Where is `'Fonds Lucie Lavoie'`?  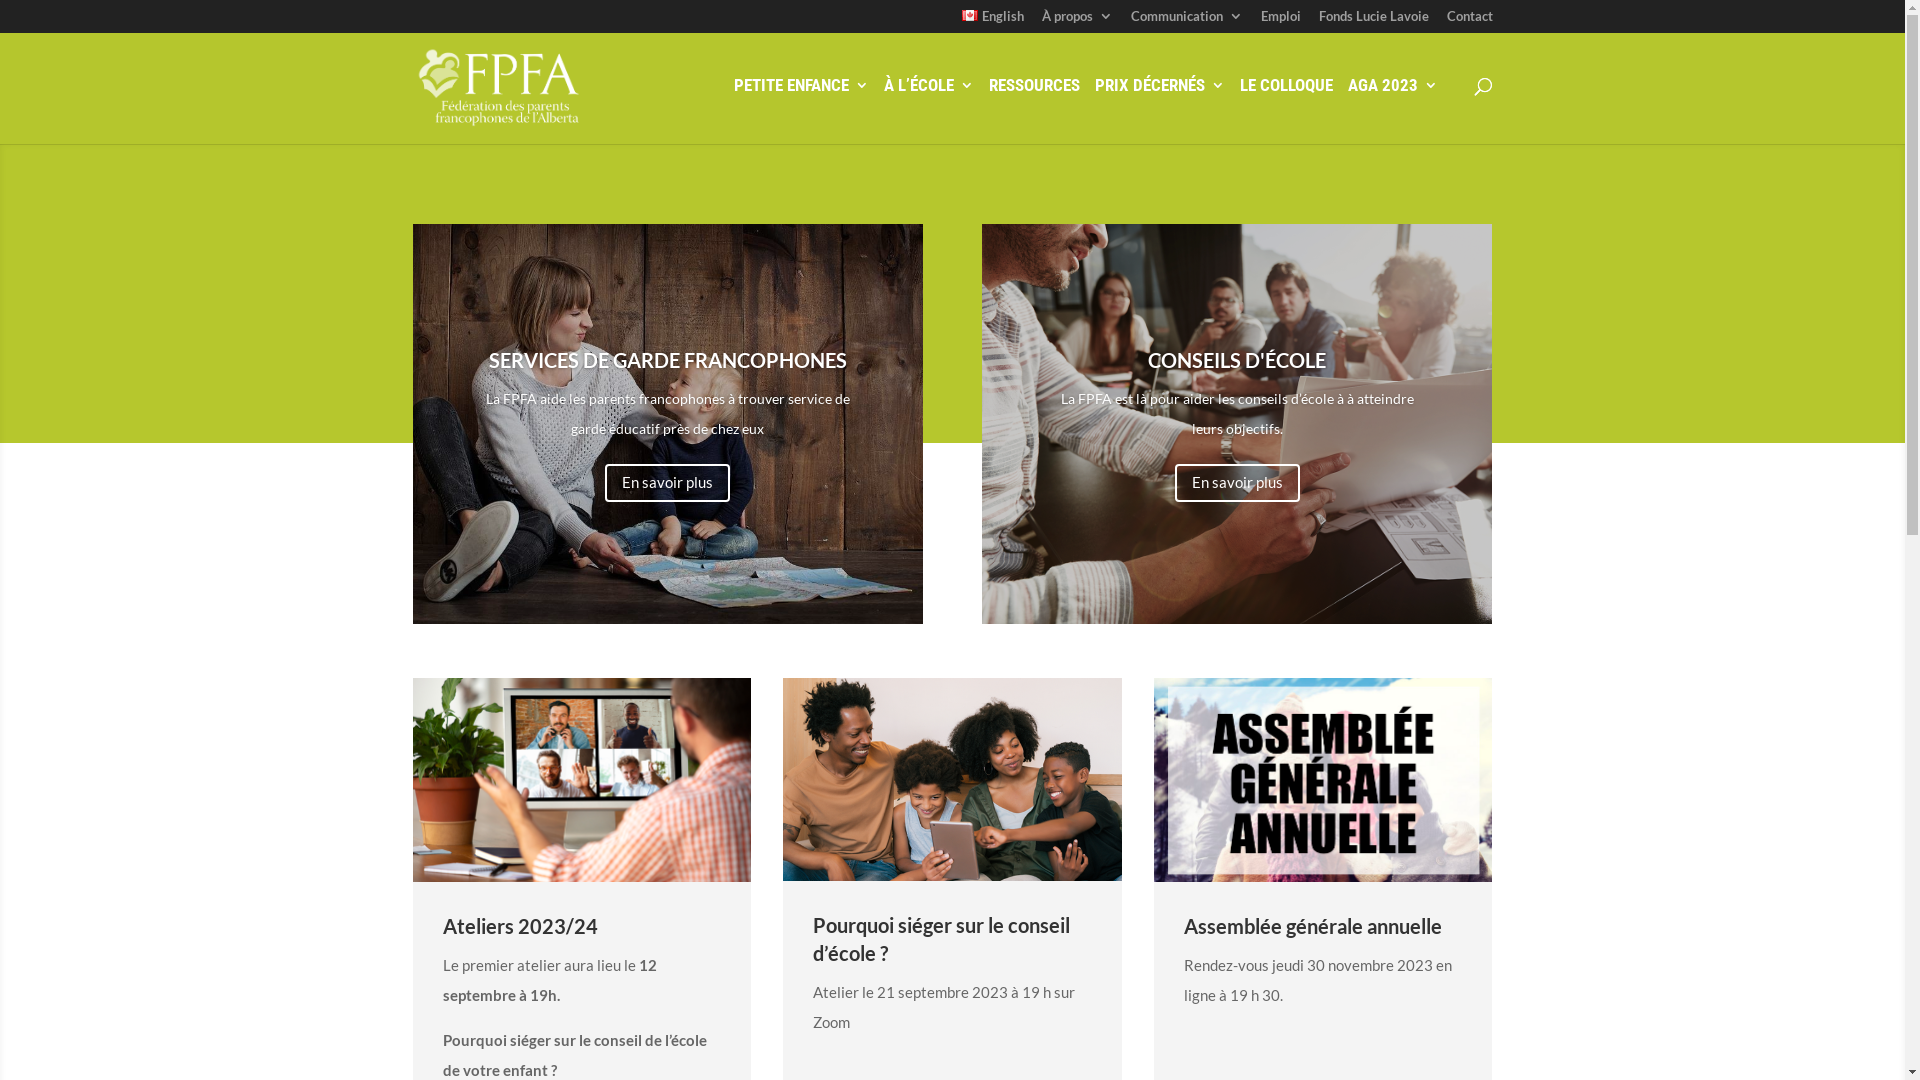
'Fonds Lucie Lavoie' is located at coordinates (1371, 21).